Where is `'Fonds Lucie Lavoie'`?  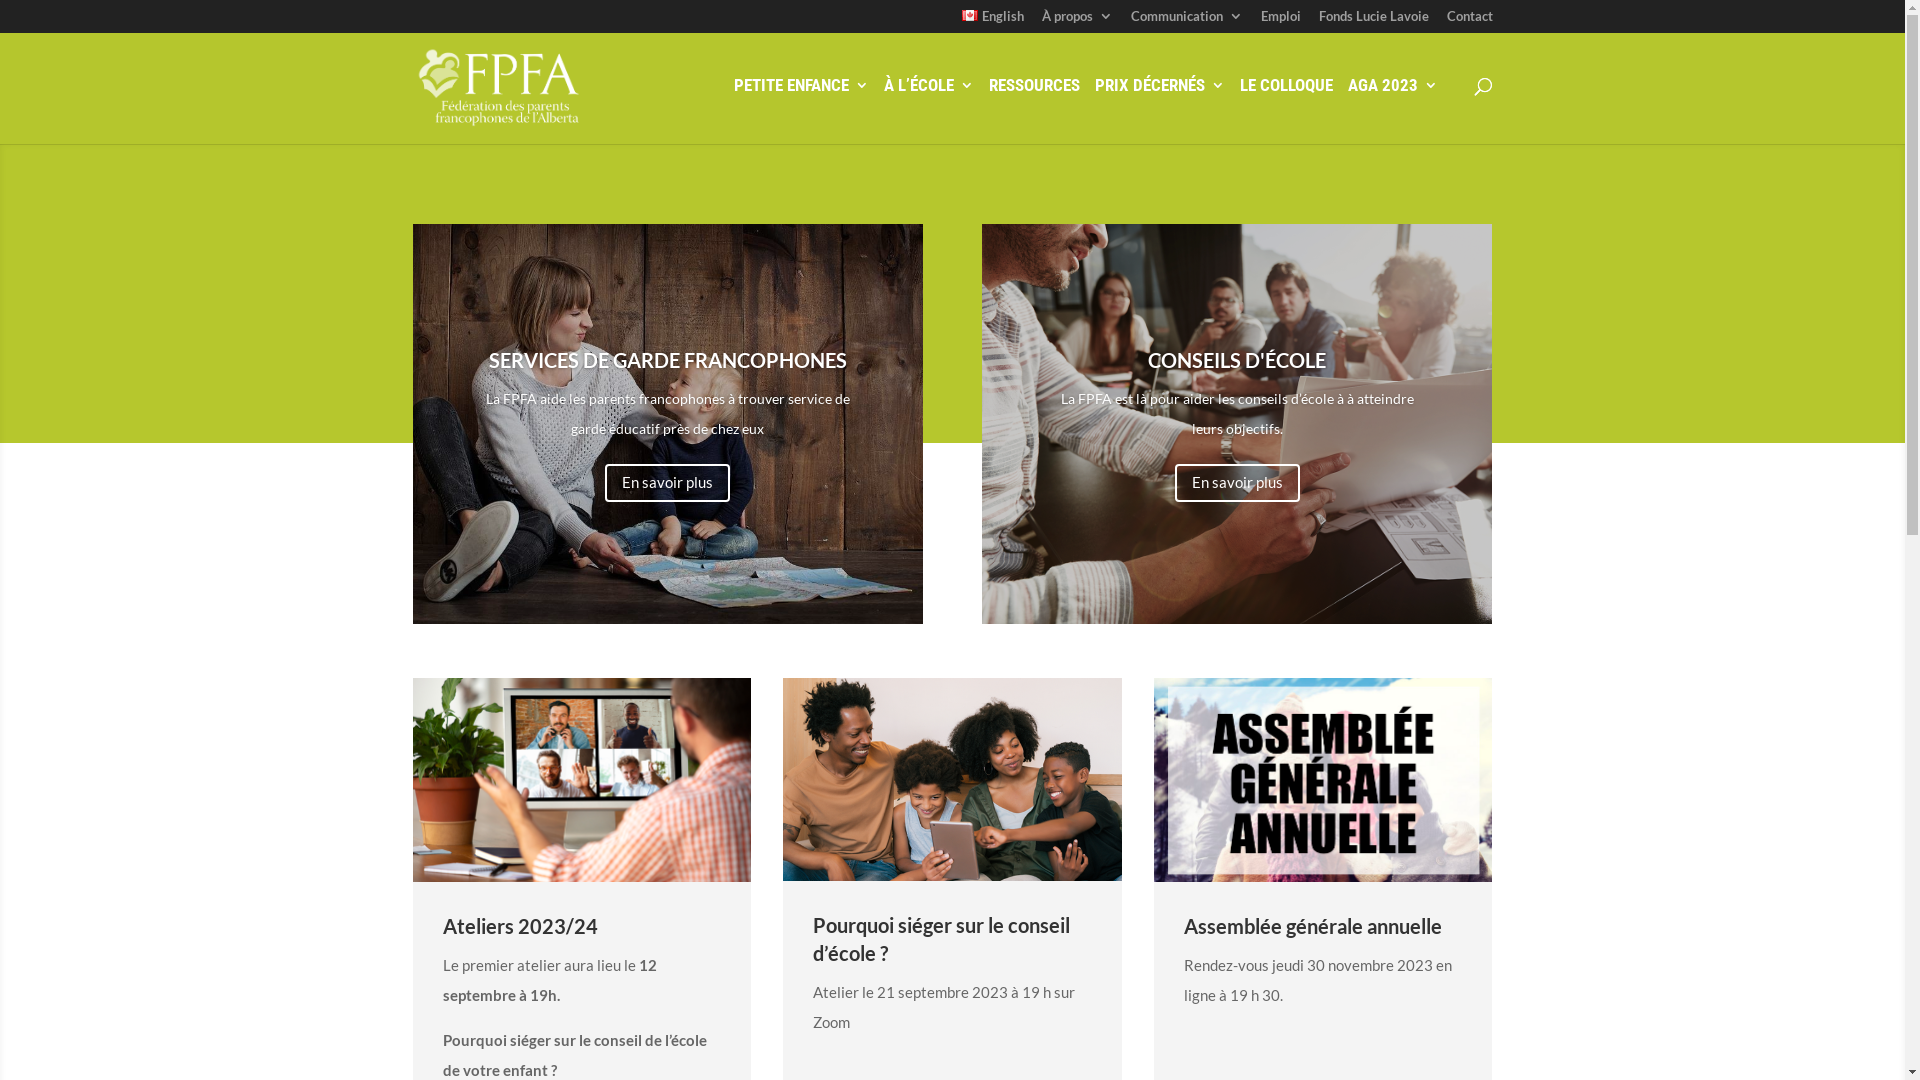
'Fonds Lucie Lavoie' is located at coordinates (1371, 21).